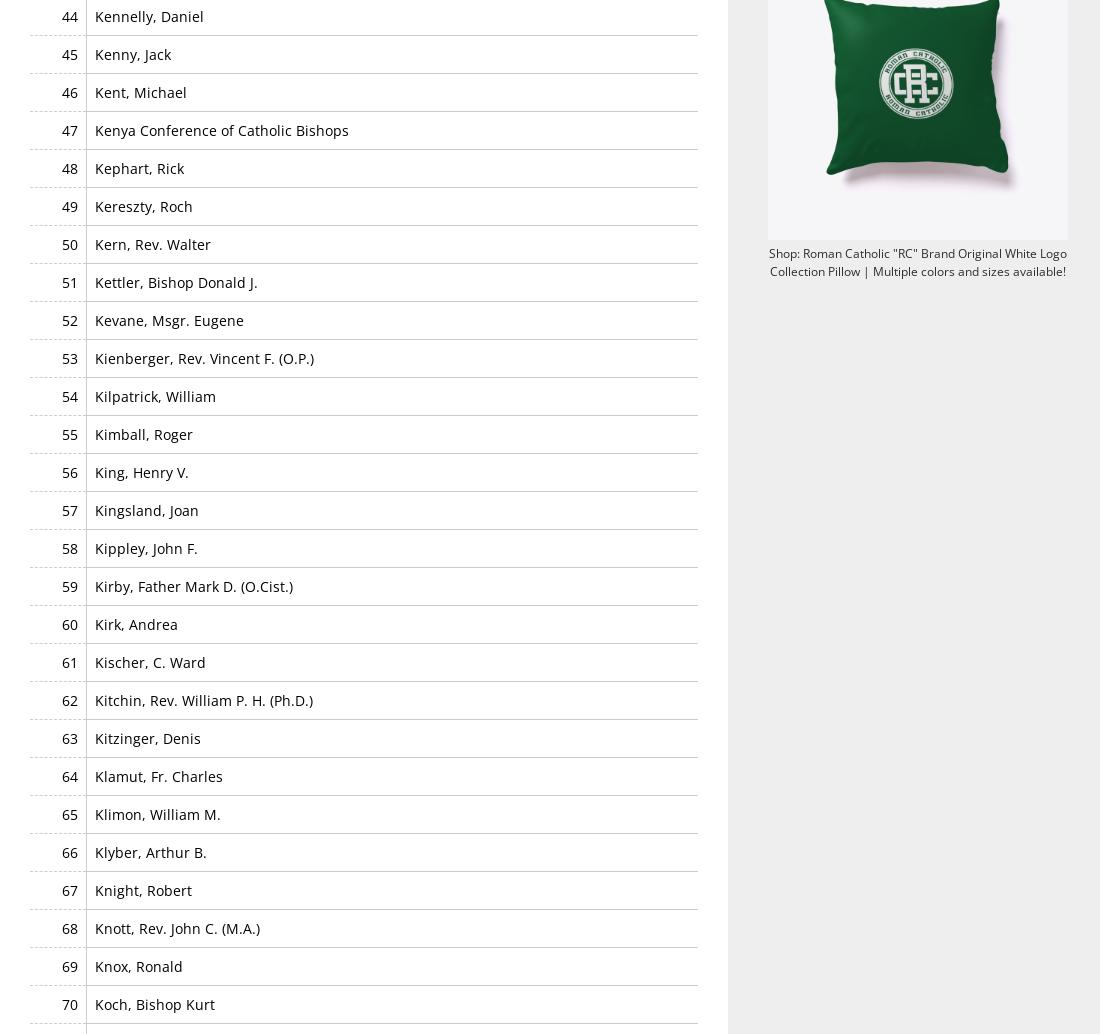 Image resolution: width=1100 pixels, height=1034 pixels. What do you see at coordinates (136, 623) in the screenshot?
I see `'Kirk, Andrea'` at bounding box center [136, 623].